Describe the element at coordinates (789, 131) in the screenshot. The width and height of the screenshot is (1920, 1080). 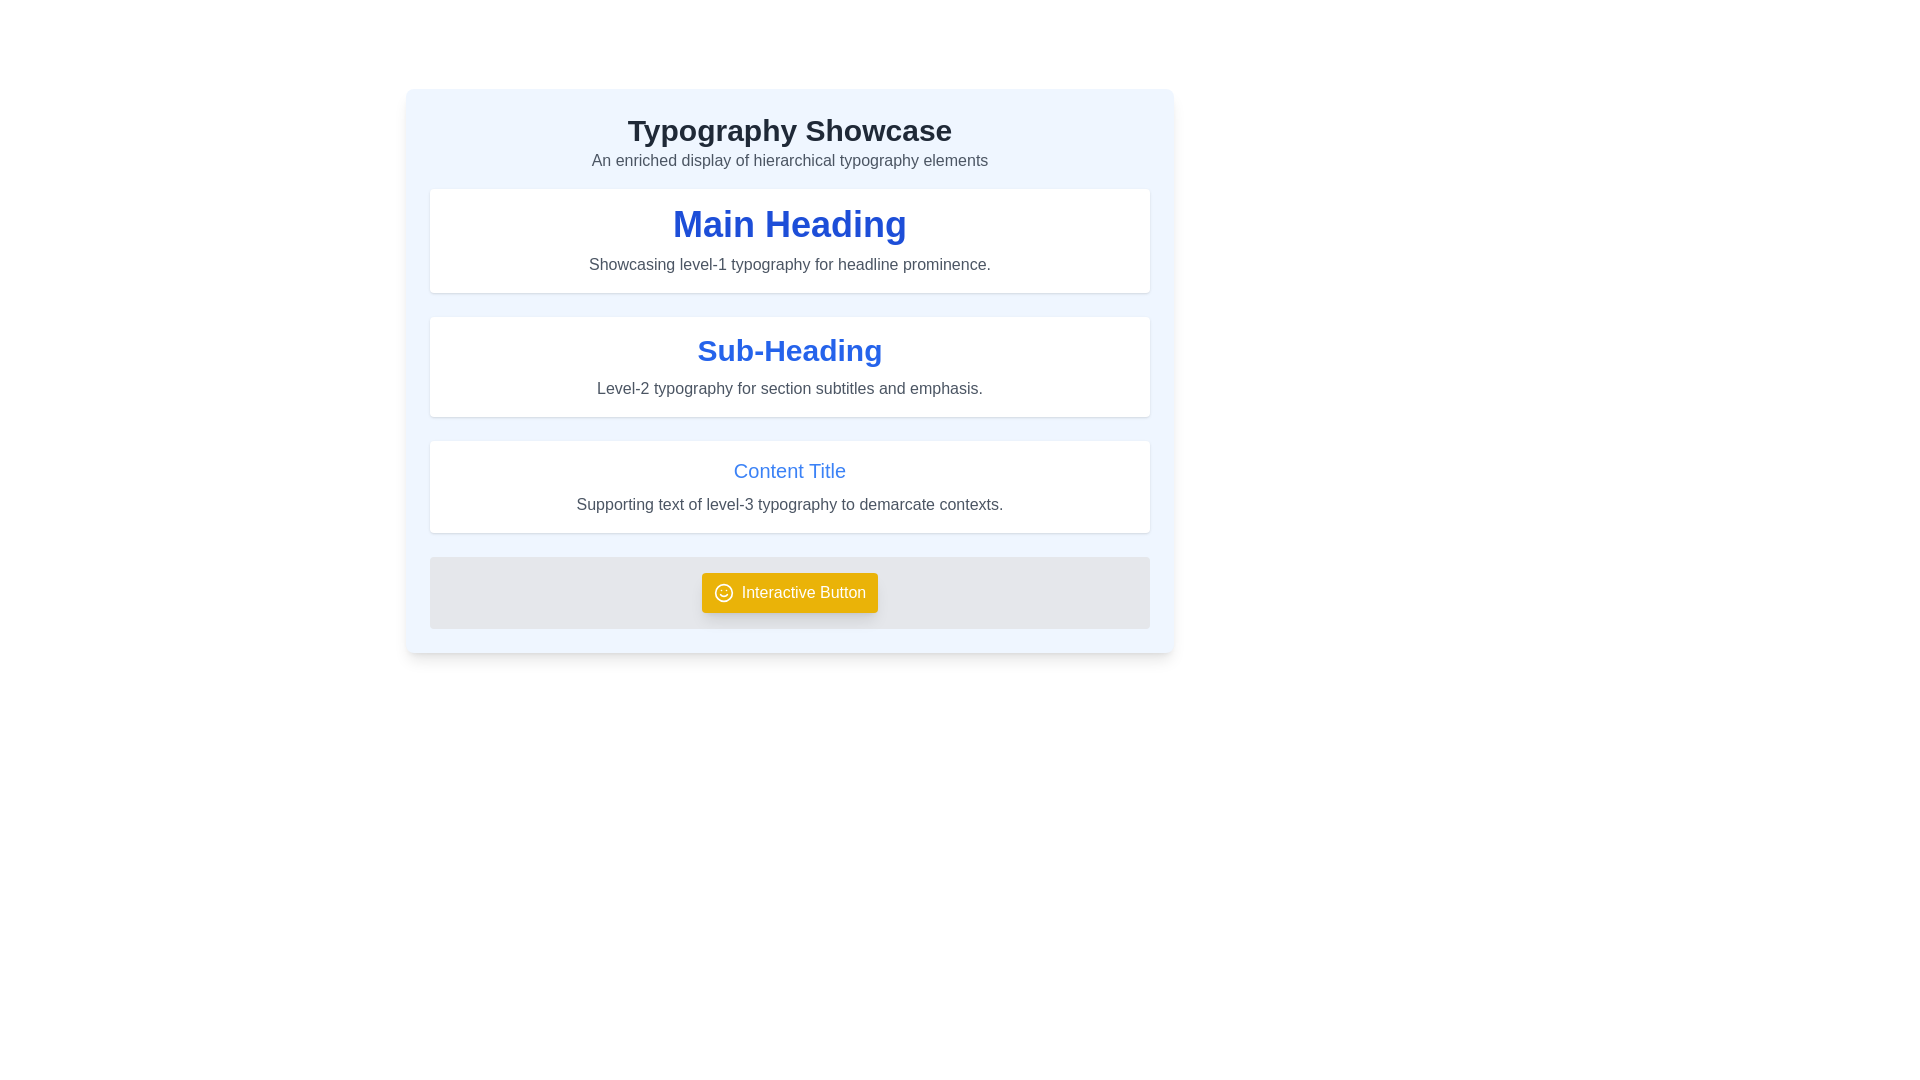
I see `the Text Display element that shows the bold, large text 'Typography Showcase' at the top of the typographic demonstration interface` at that location.